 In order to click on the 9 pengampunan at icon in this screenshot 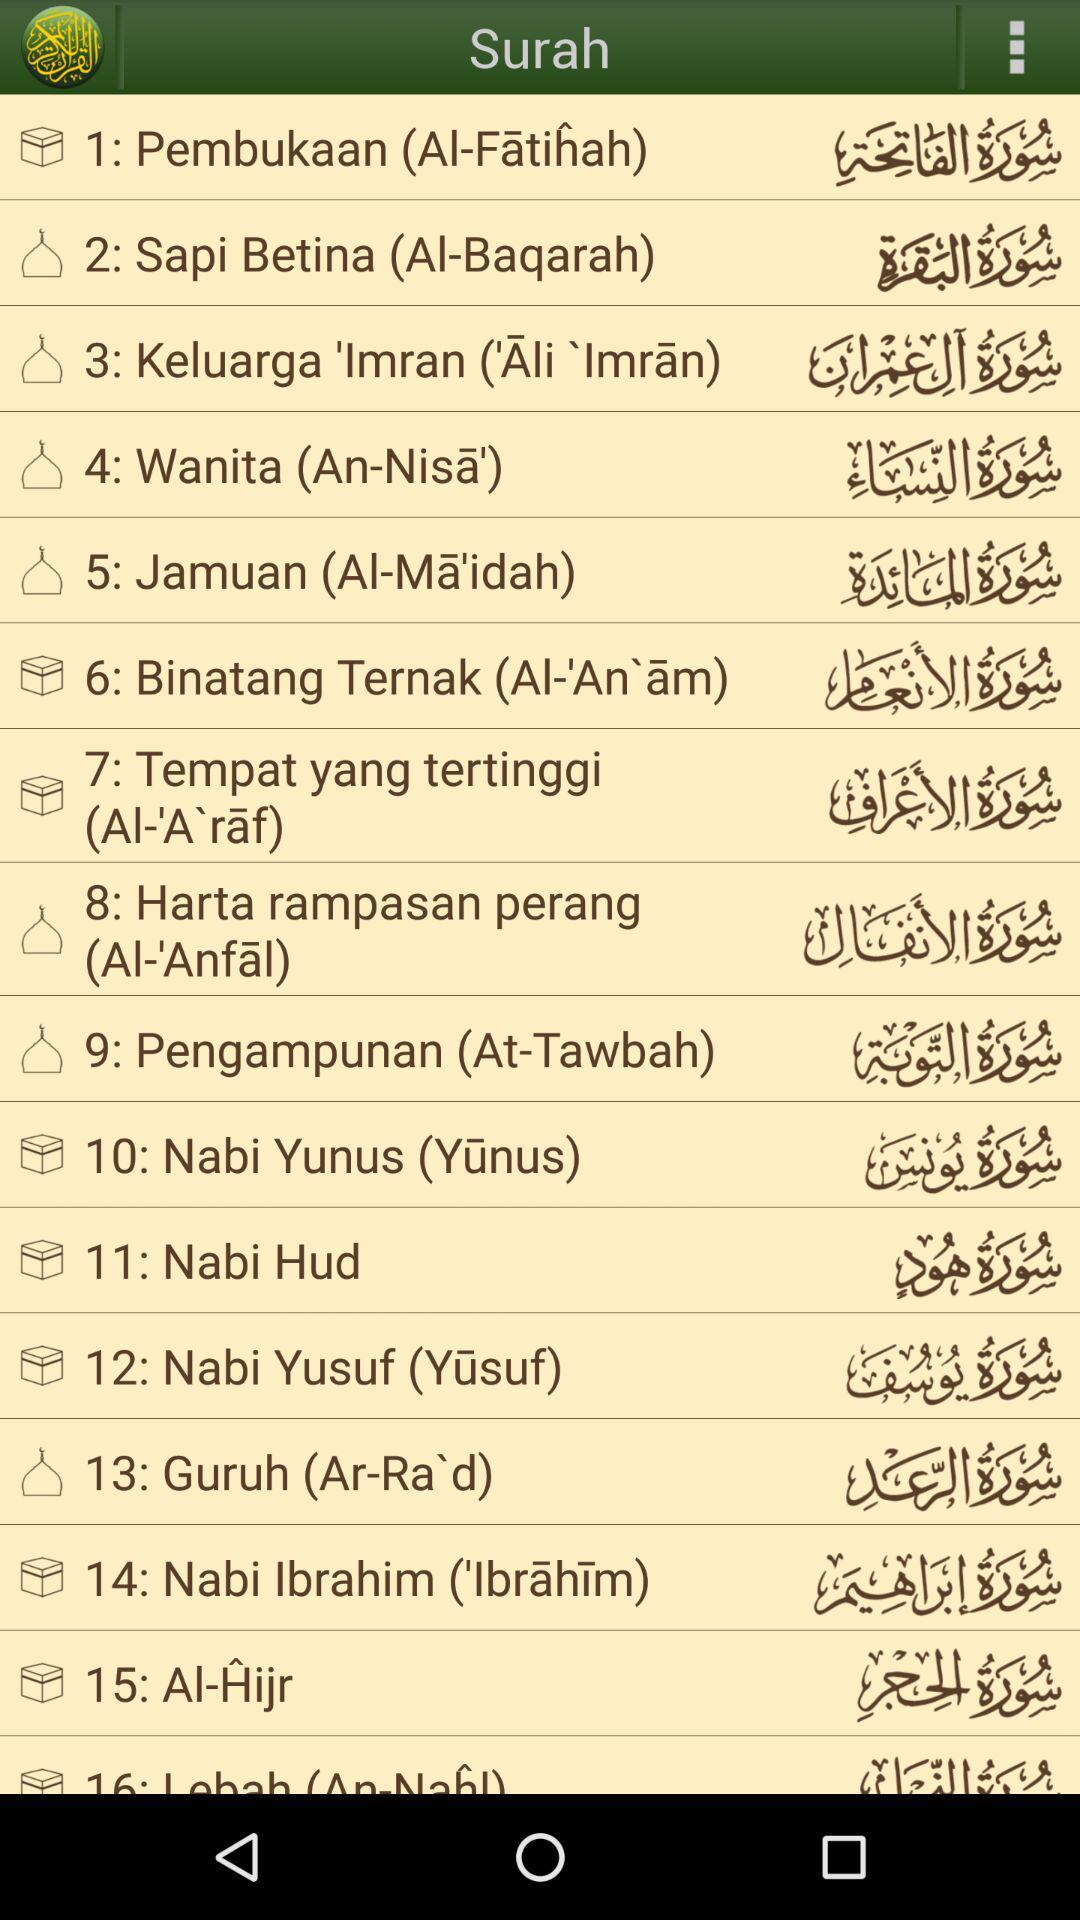, I will do `click(424, 1047)`.